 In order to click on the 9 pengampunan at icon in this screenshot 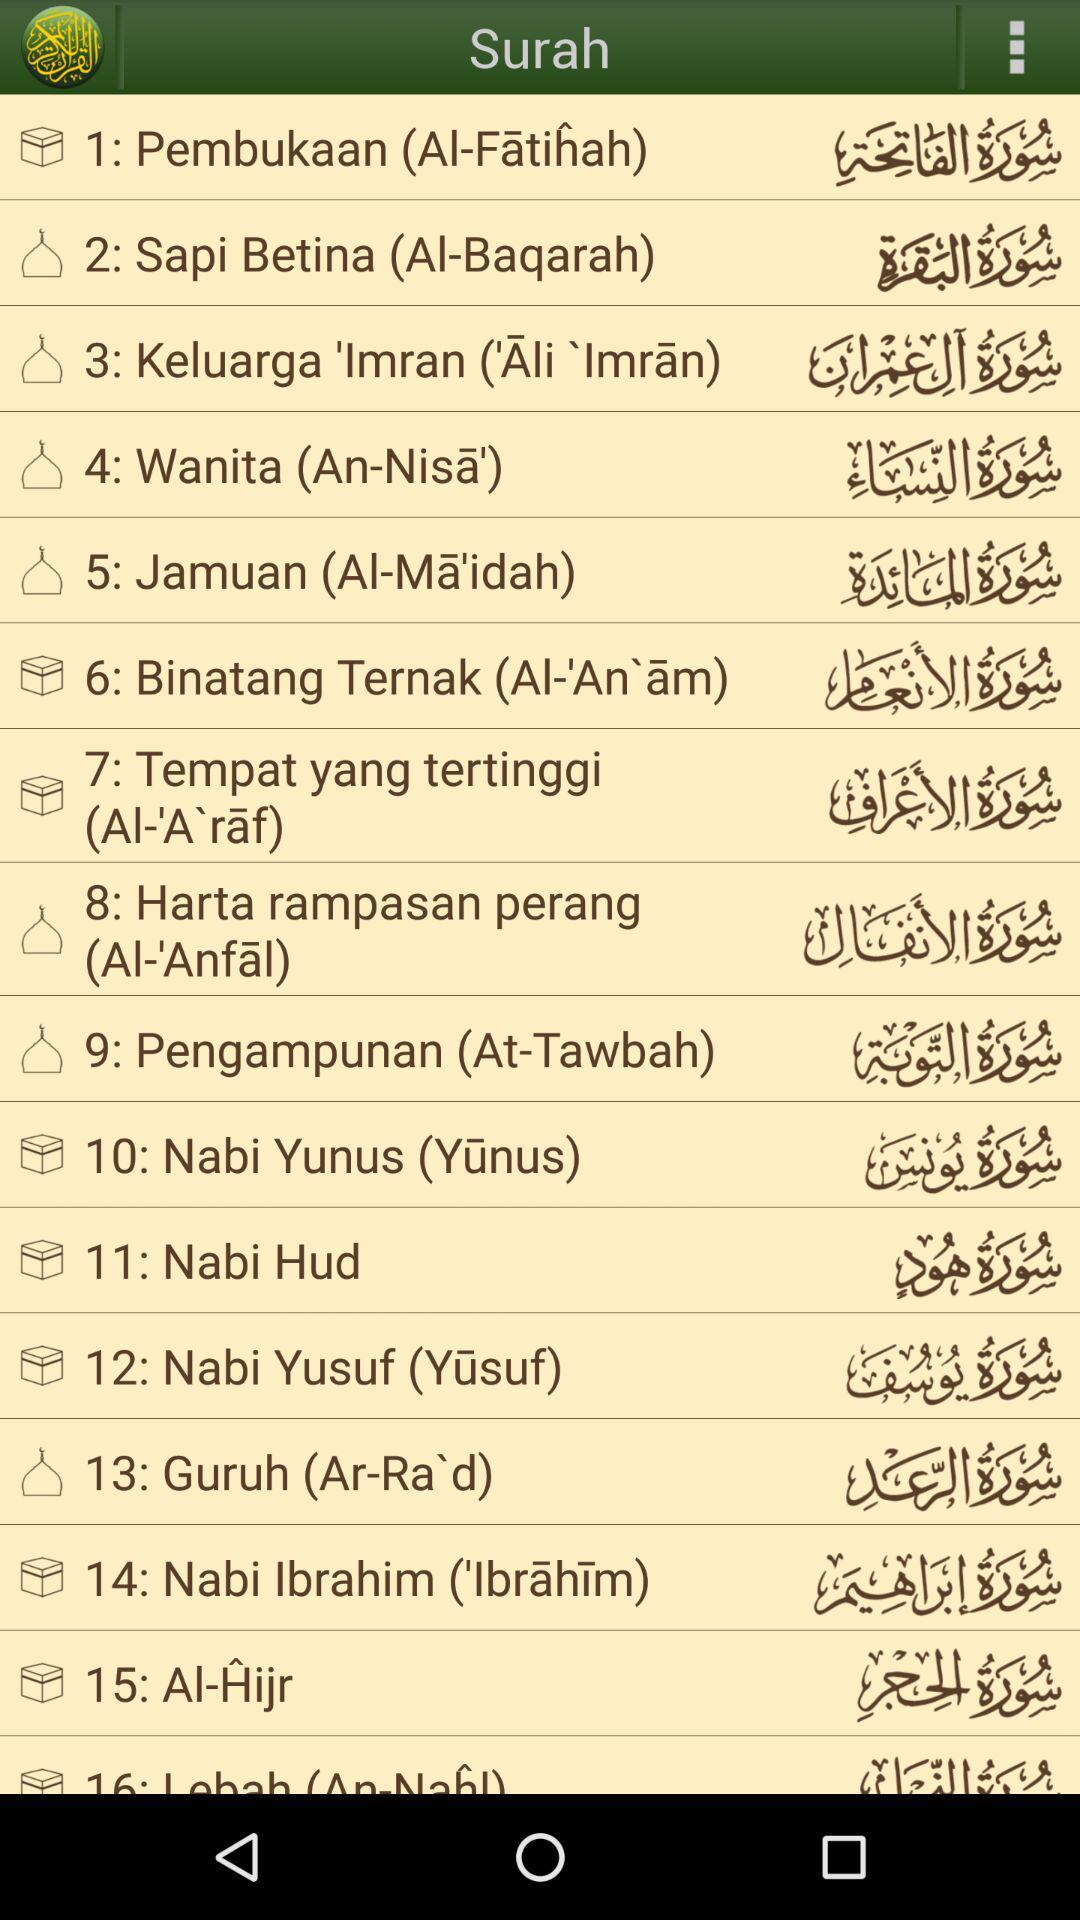, I will do `click(424, 1047)`.